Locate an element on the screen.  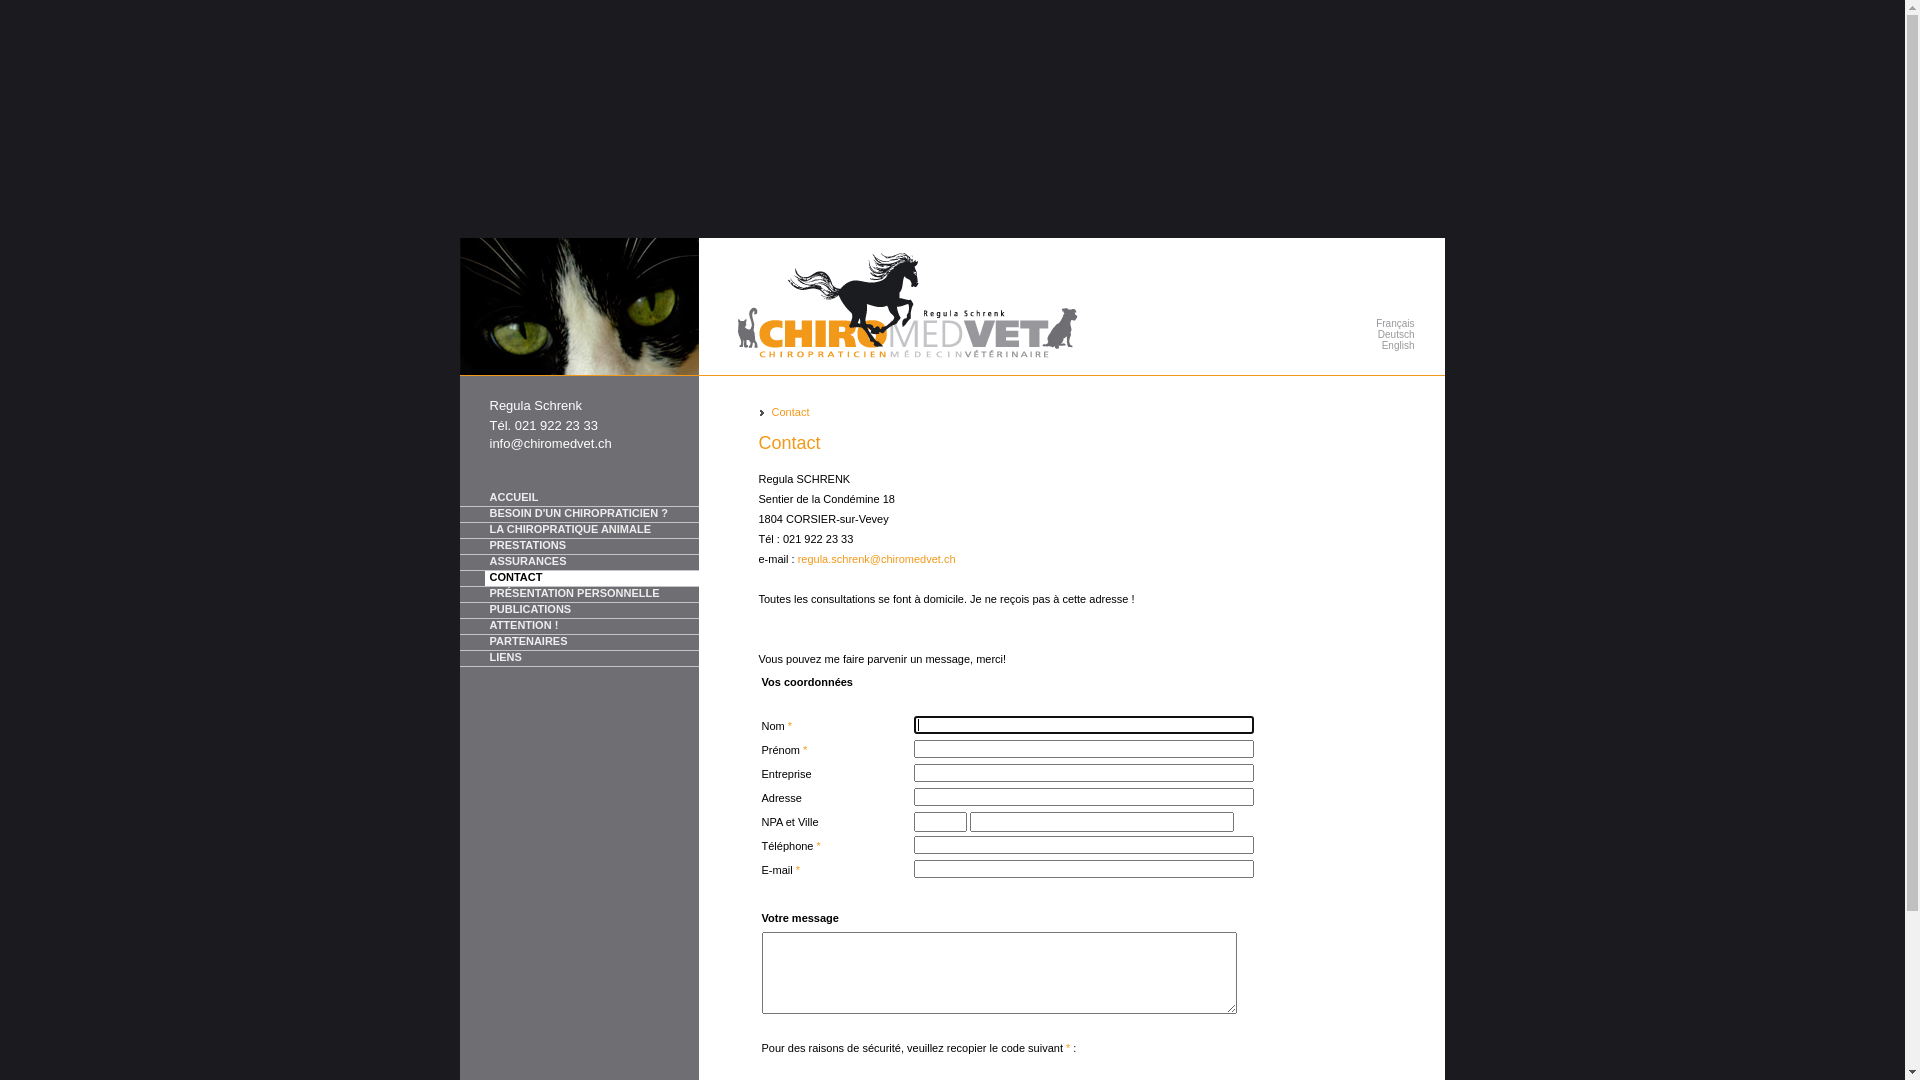
'LIENS' is located at coordinates (589, 658).